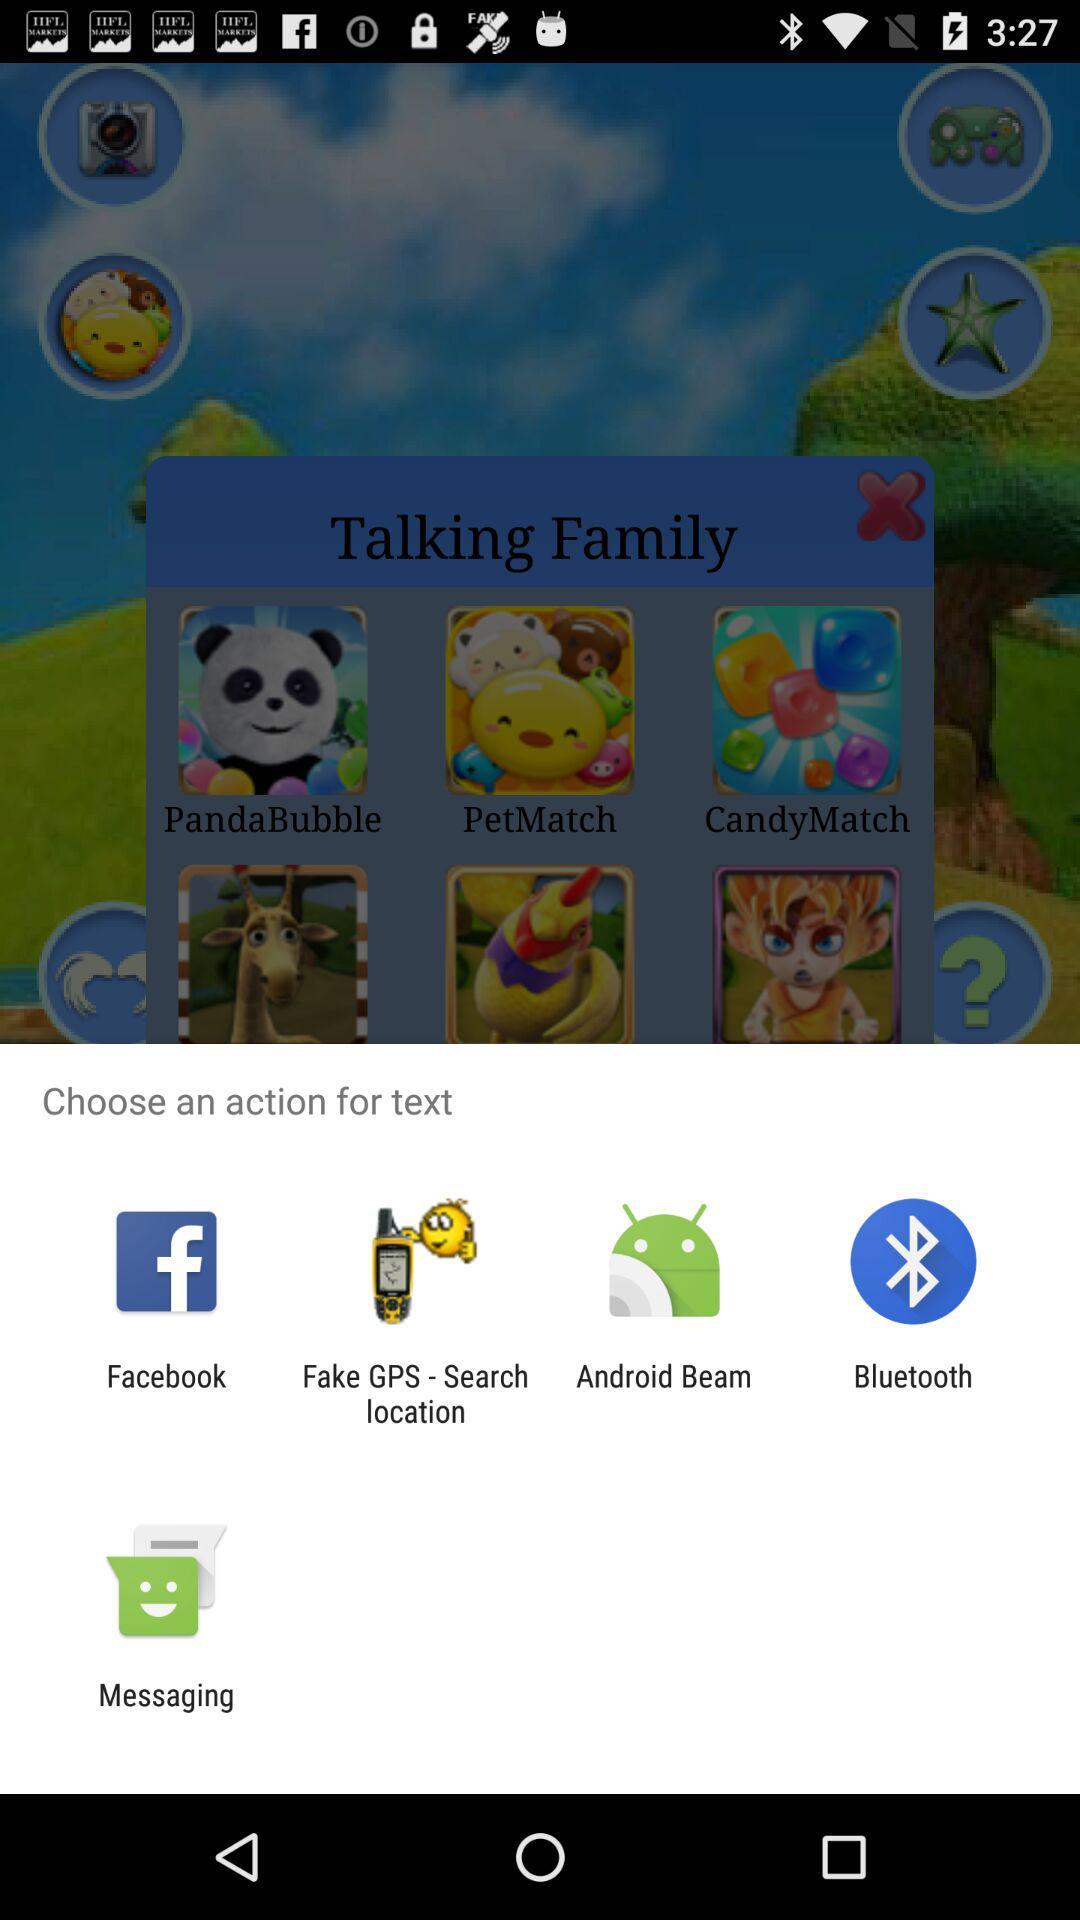 The height and width of the screenshot is (1920, 1080). I want to click on the item next to android beam icon, so click(913, 1392).